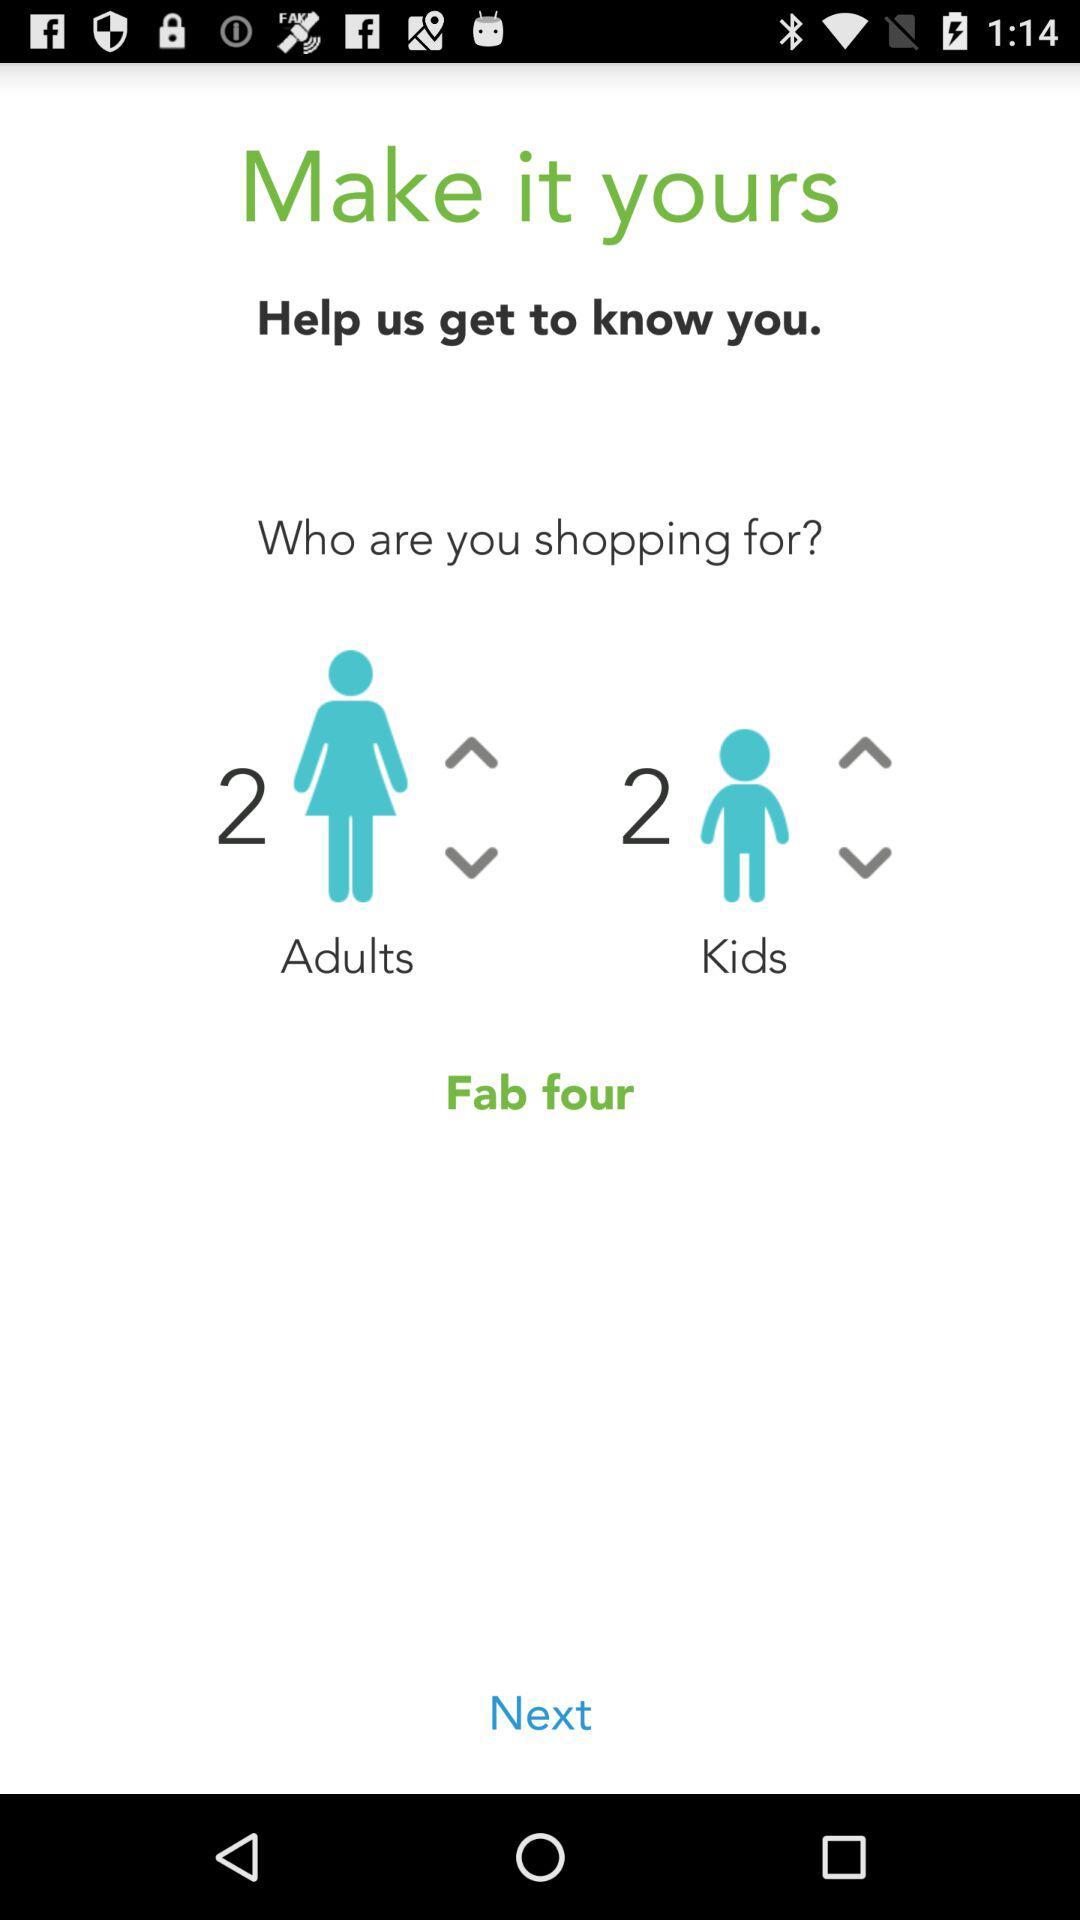  Describe the element at coordinates (864, 862) in the screenshot. I see `decrease number of kids` at that location.